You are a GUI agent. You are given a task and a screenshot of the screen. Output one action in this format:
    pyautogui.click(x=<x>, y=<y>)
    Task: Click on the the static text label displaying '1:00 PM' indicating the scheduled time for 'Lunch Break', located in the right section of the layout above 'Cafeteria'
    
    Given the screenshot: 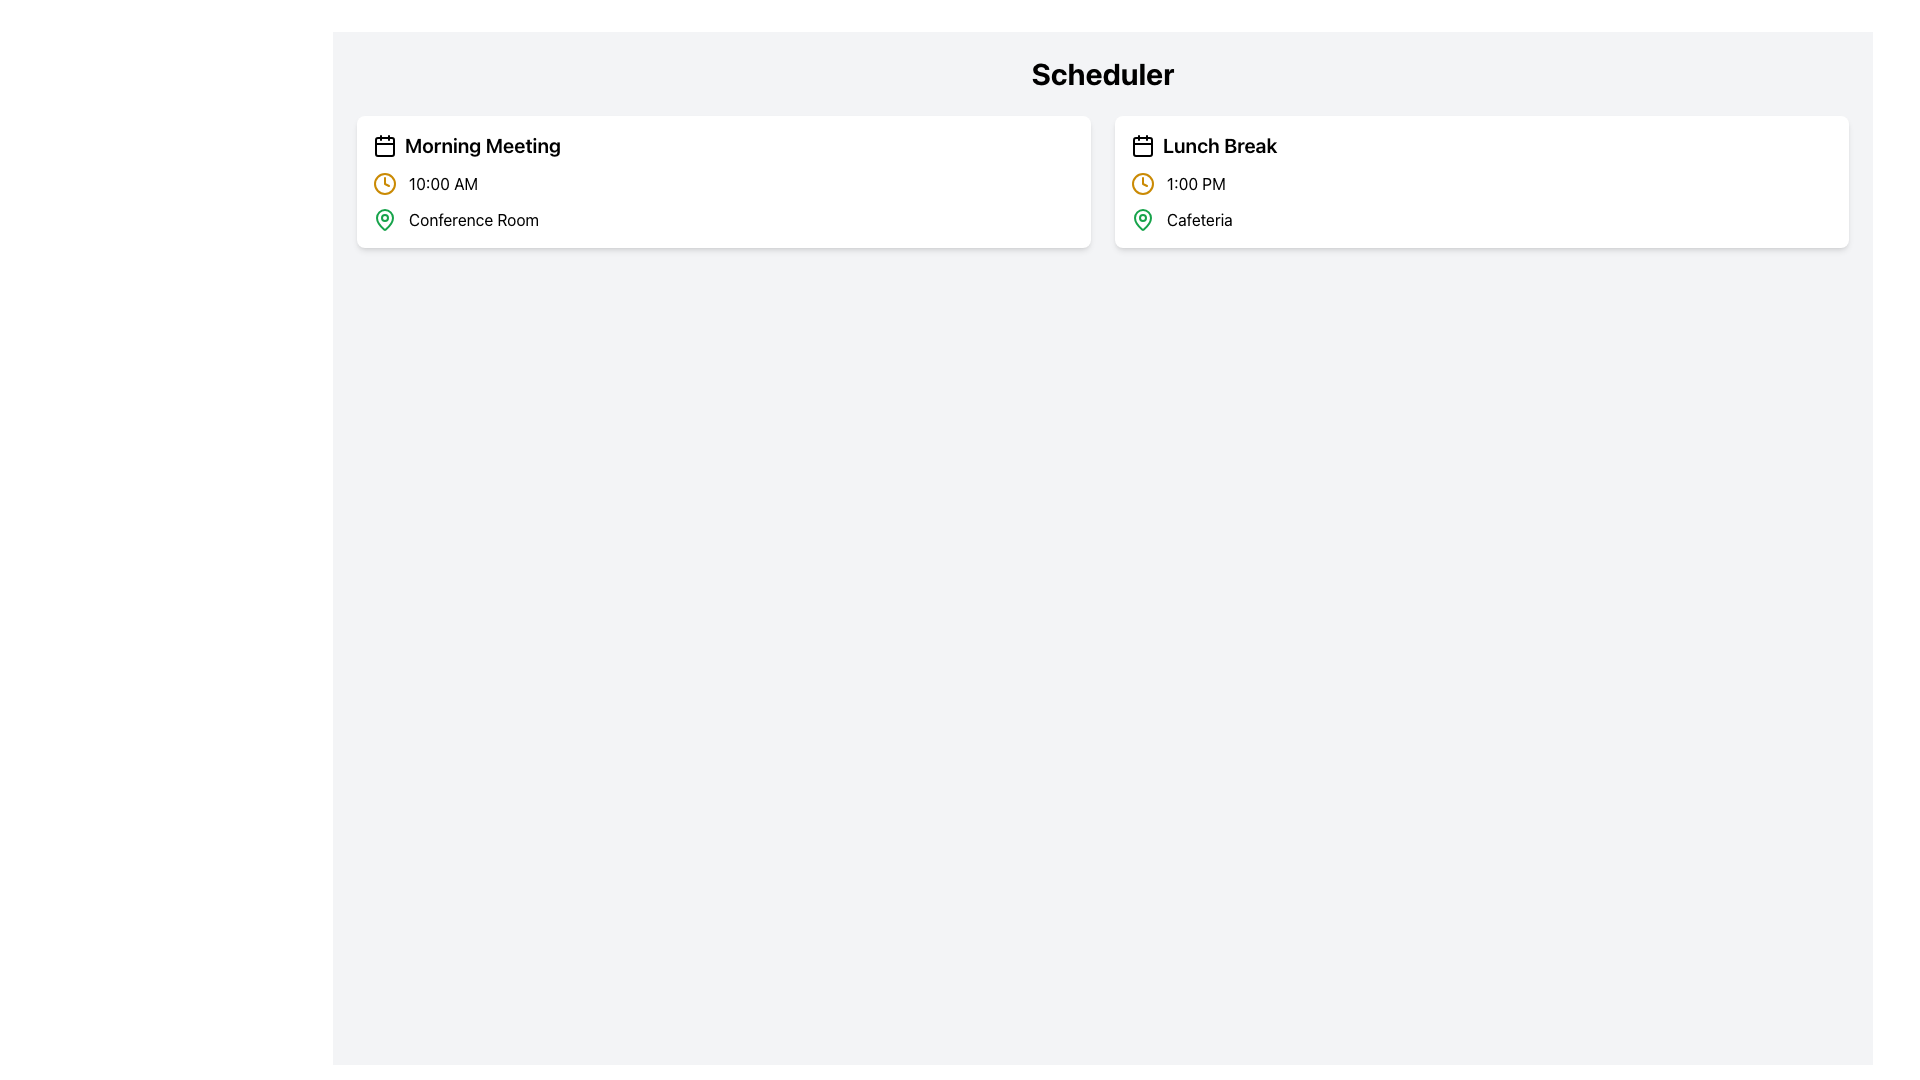 What is the action you would take?
    pyautogui.click(x=1196, y=184)
    